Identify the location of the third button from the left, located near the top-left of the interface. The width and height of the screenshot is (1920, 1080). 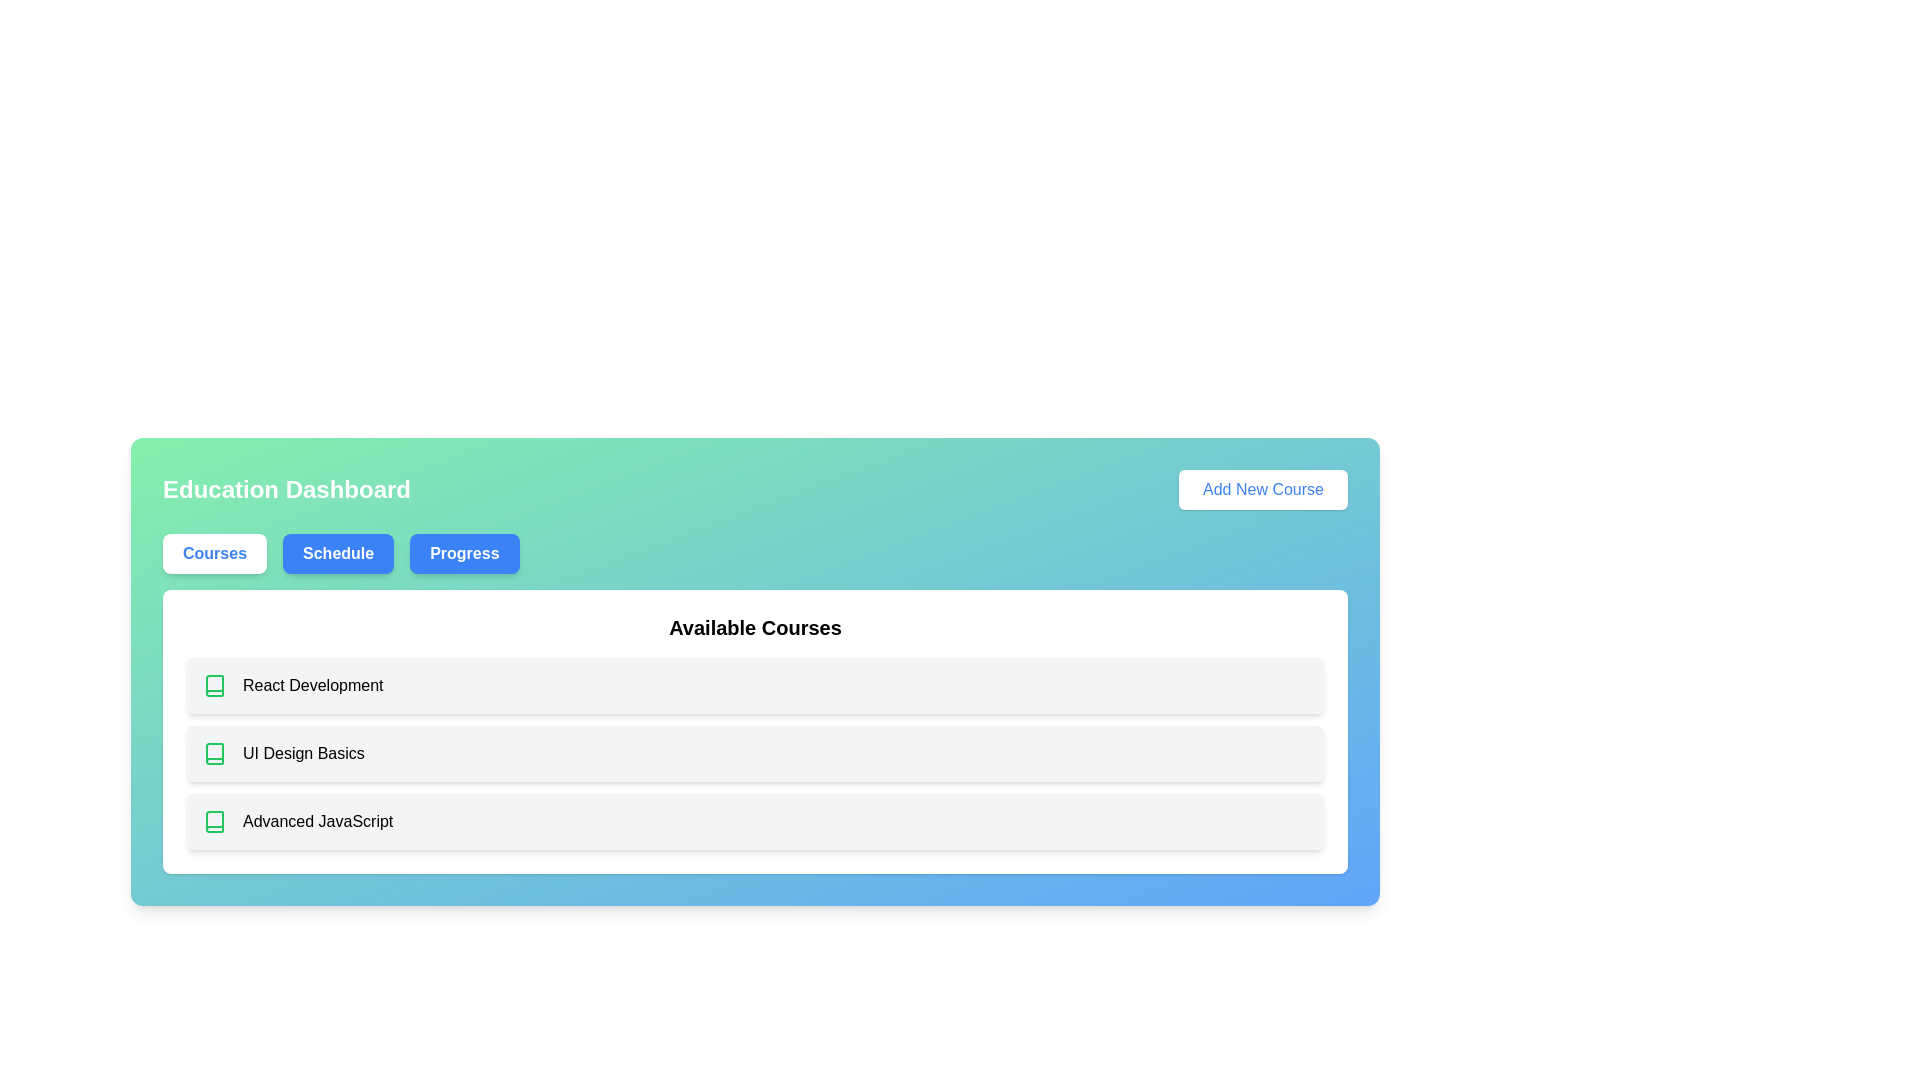
(463, 554).